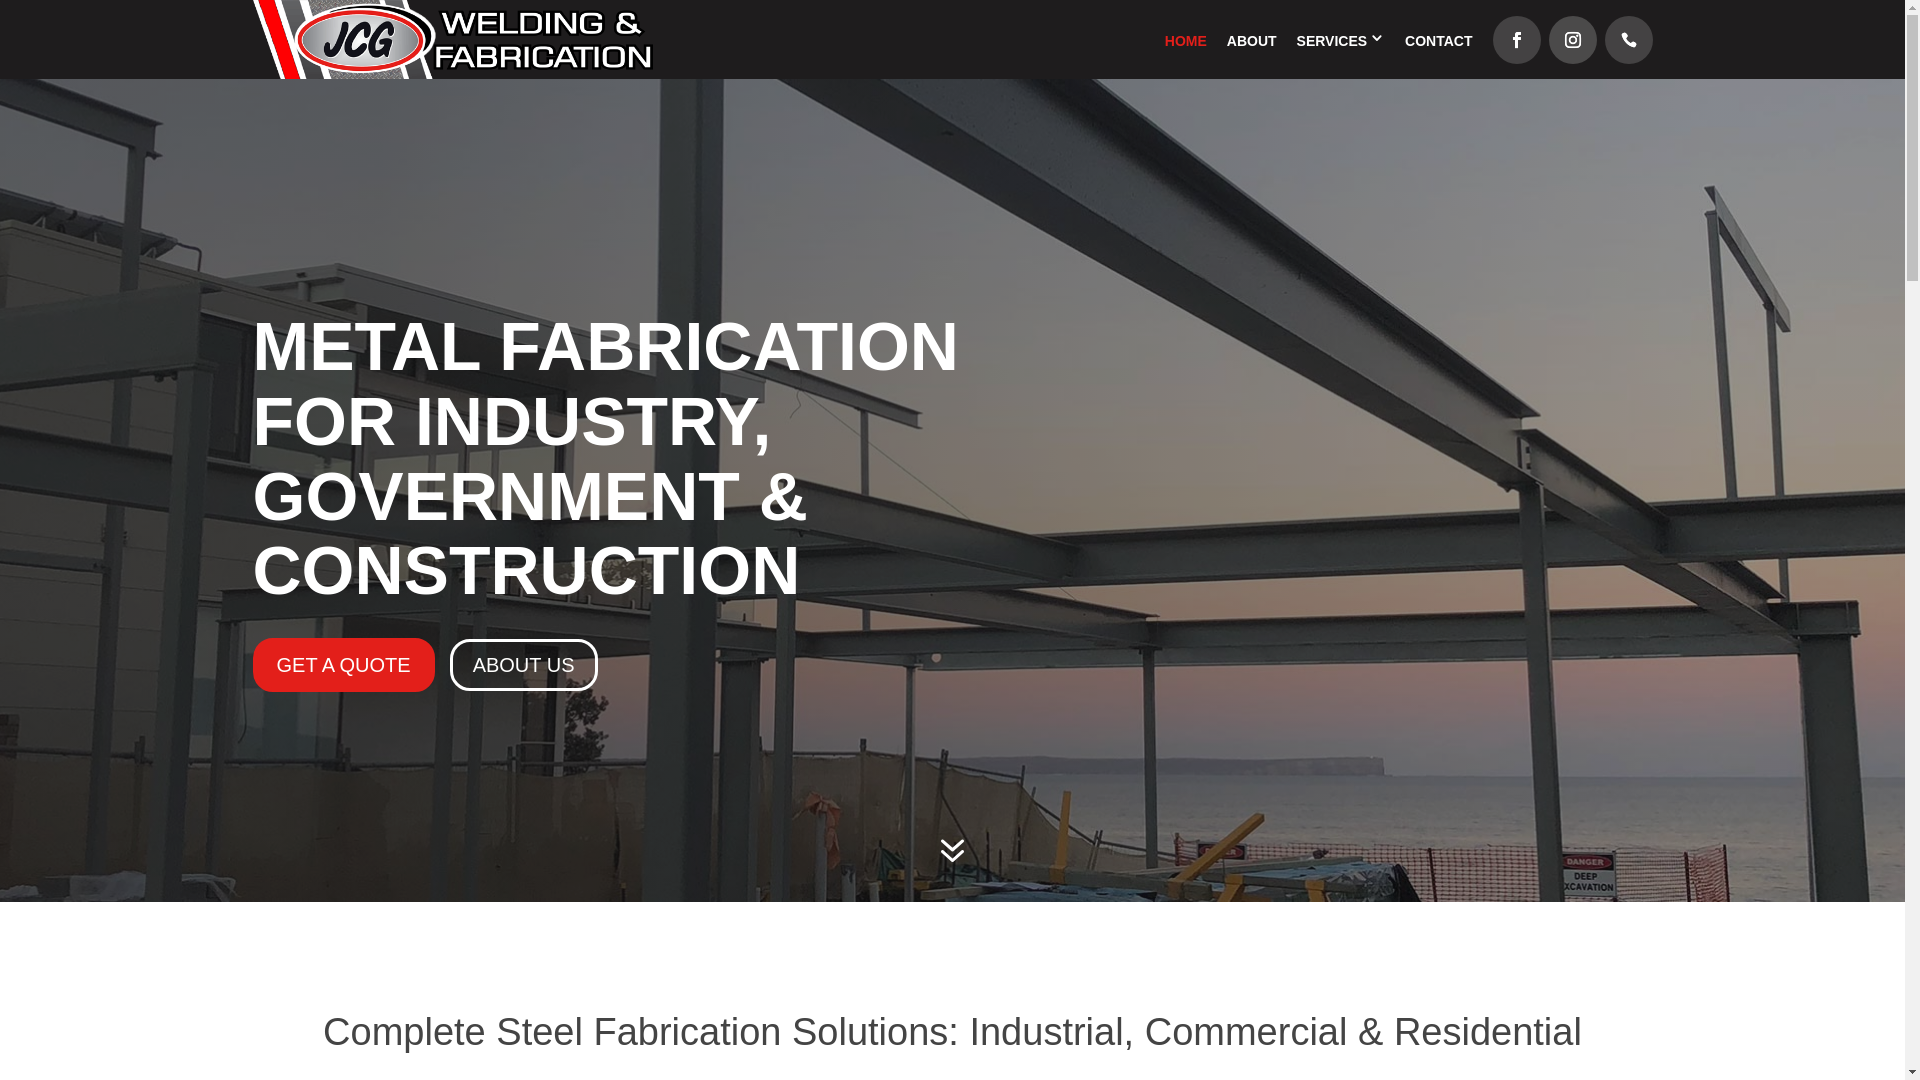 Image resolution: width=1920 pixels, height=1080 pixels. I want to click on 'ABOUT US', so click(523, 664).